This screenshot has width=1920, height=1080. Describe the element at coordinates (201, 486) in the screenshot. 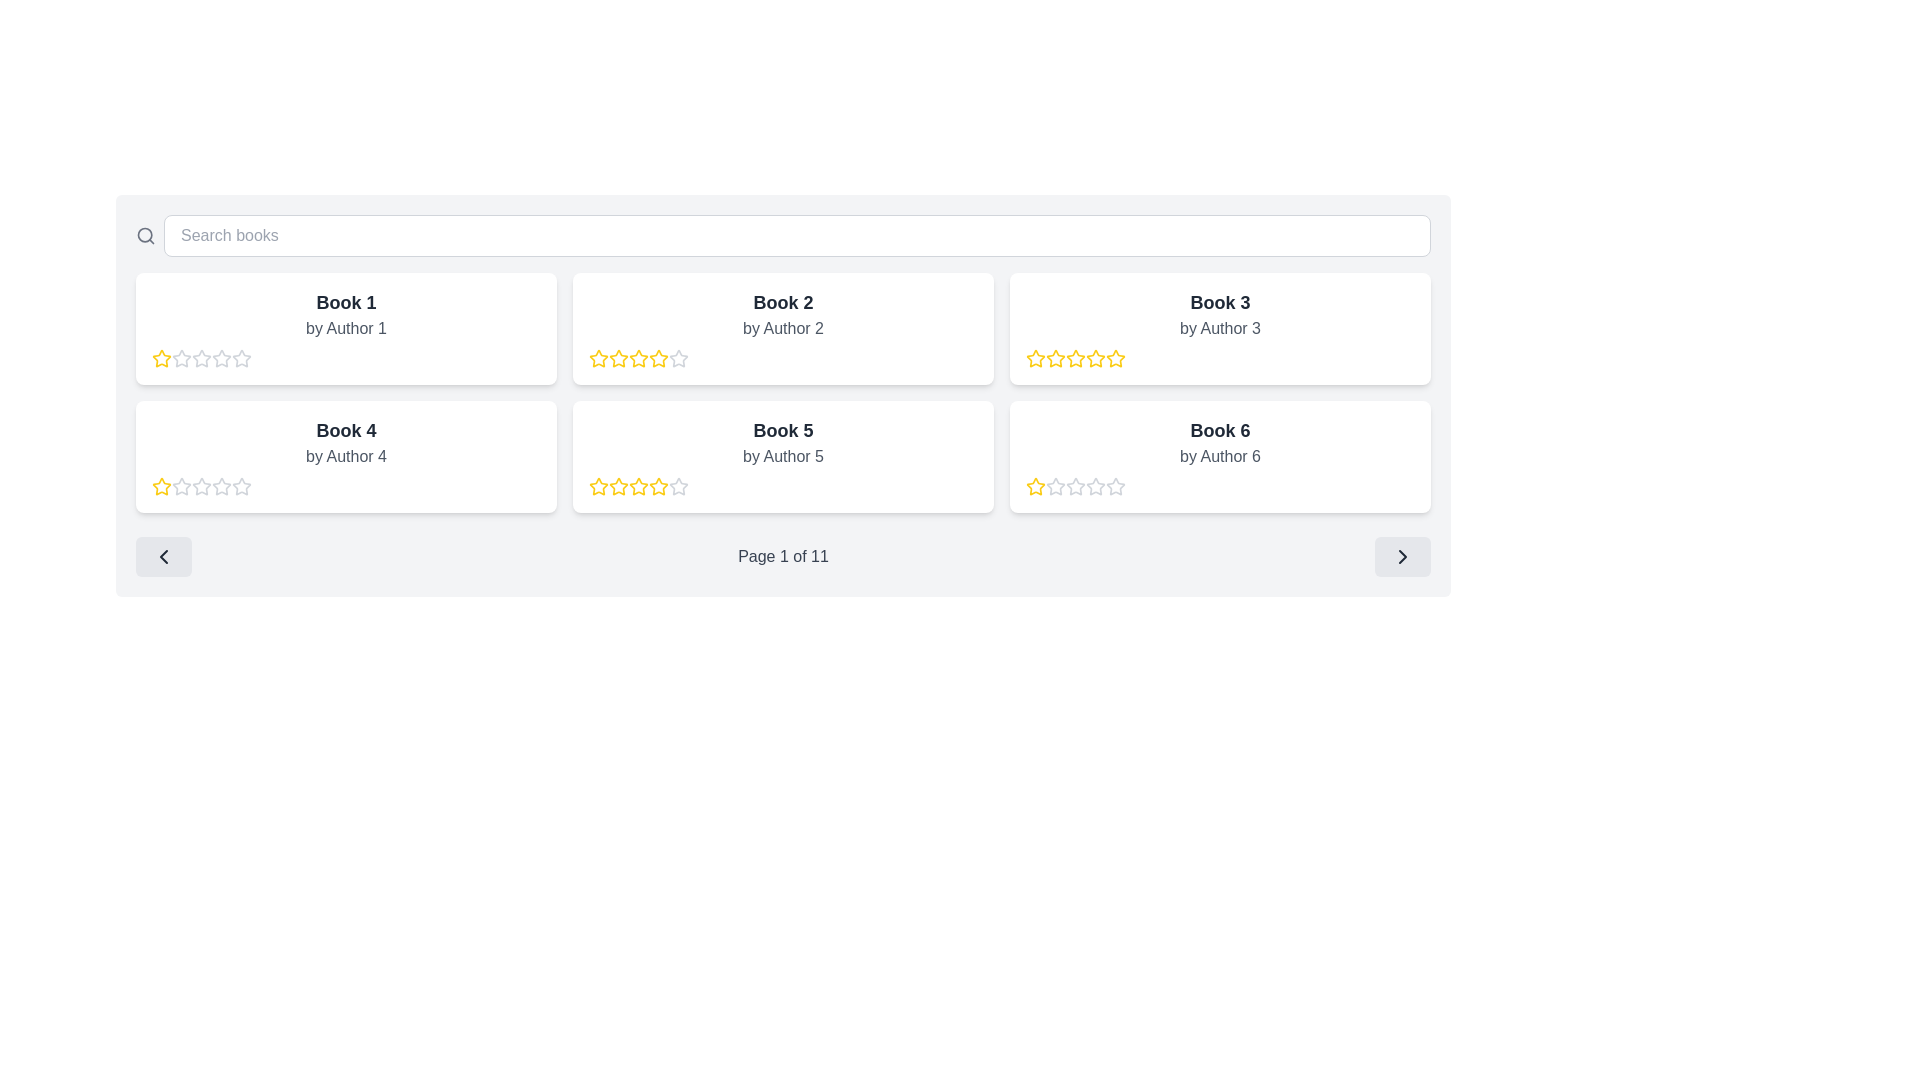

I see `the second star icon in the rating system below 'Book 4' by 'Author 4'` at that location.